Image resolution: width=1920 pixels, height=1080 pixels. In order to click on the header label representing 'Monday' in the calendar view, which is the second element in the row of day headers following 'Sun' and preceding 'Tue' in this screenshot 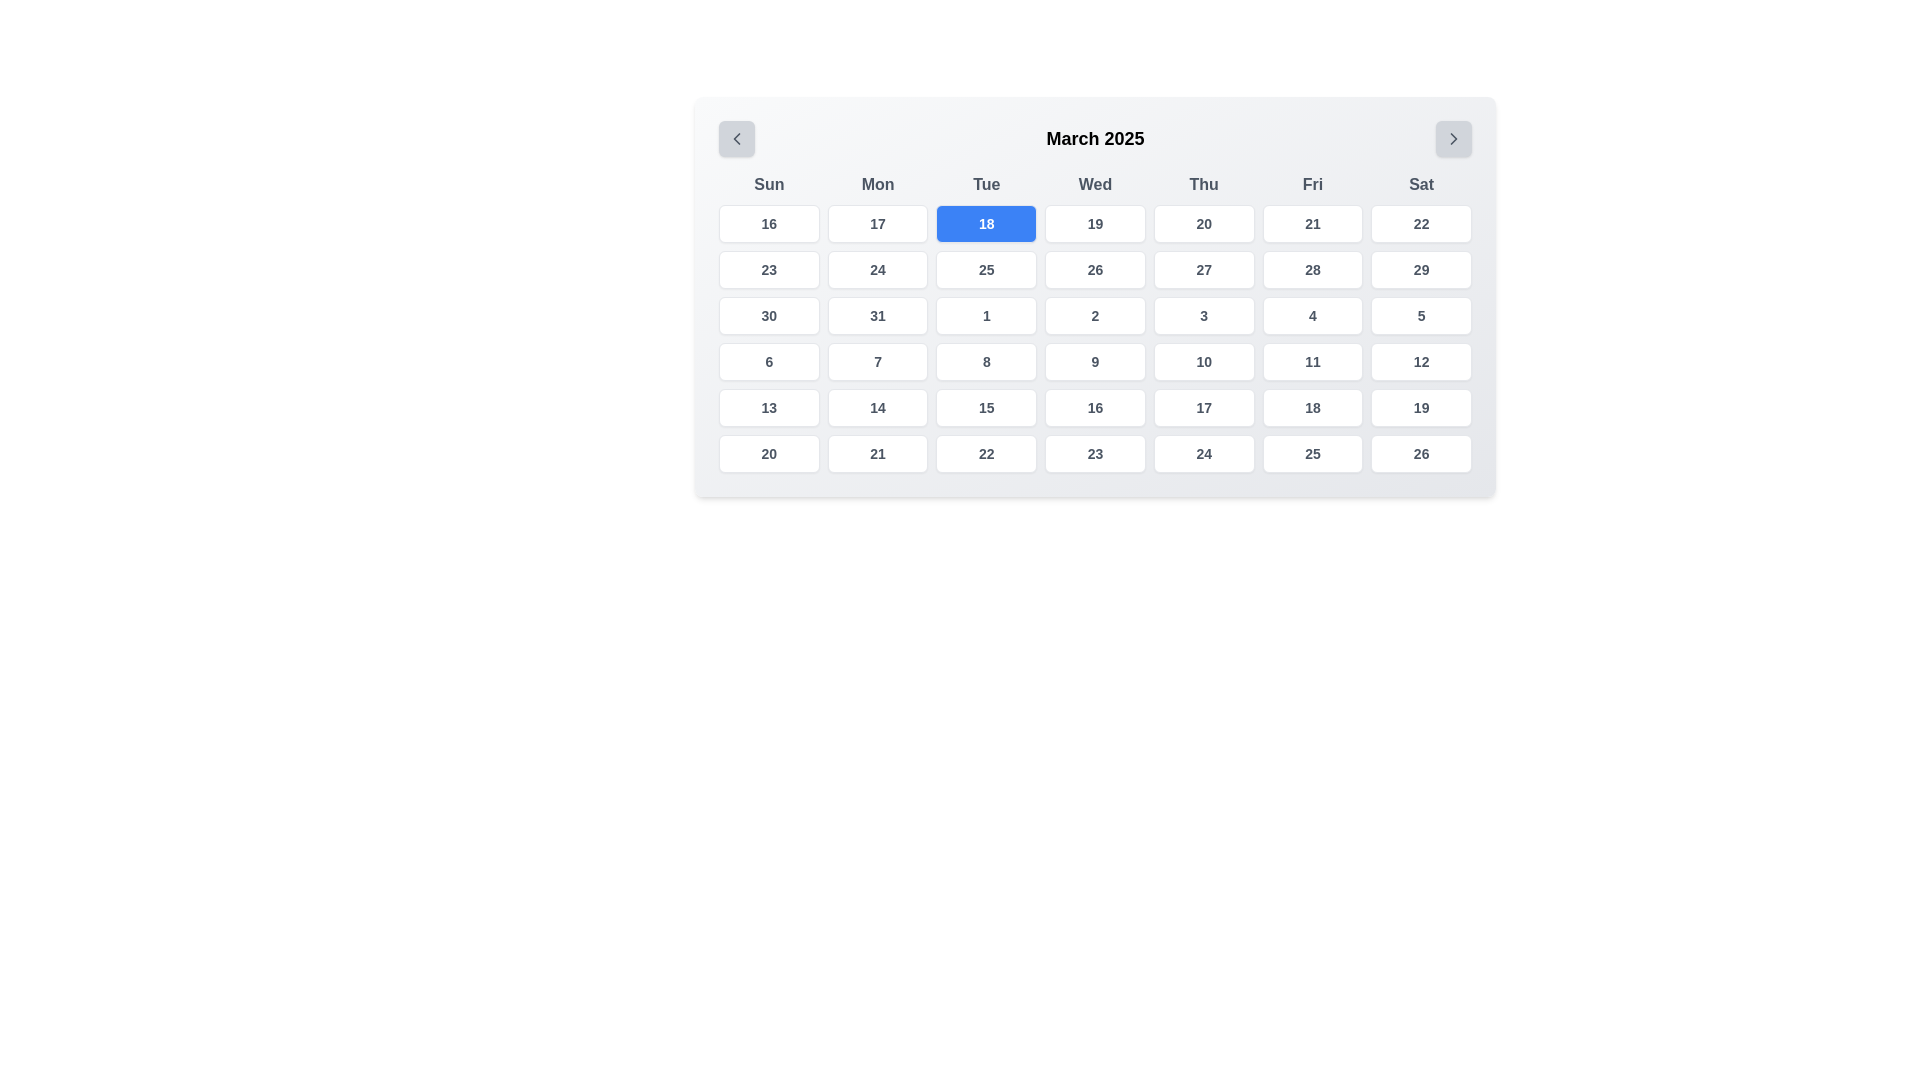, I will do `click(878, 185)`.